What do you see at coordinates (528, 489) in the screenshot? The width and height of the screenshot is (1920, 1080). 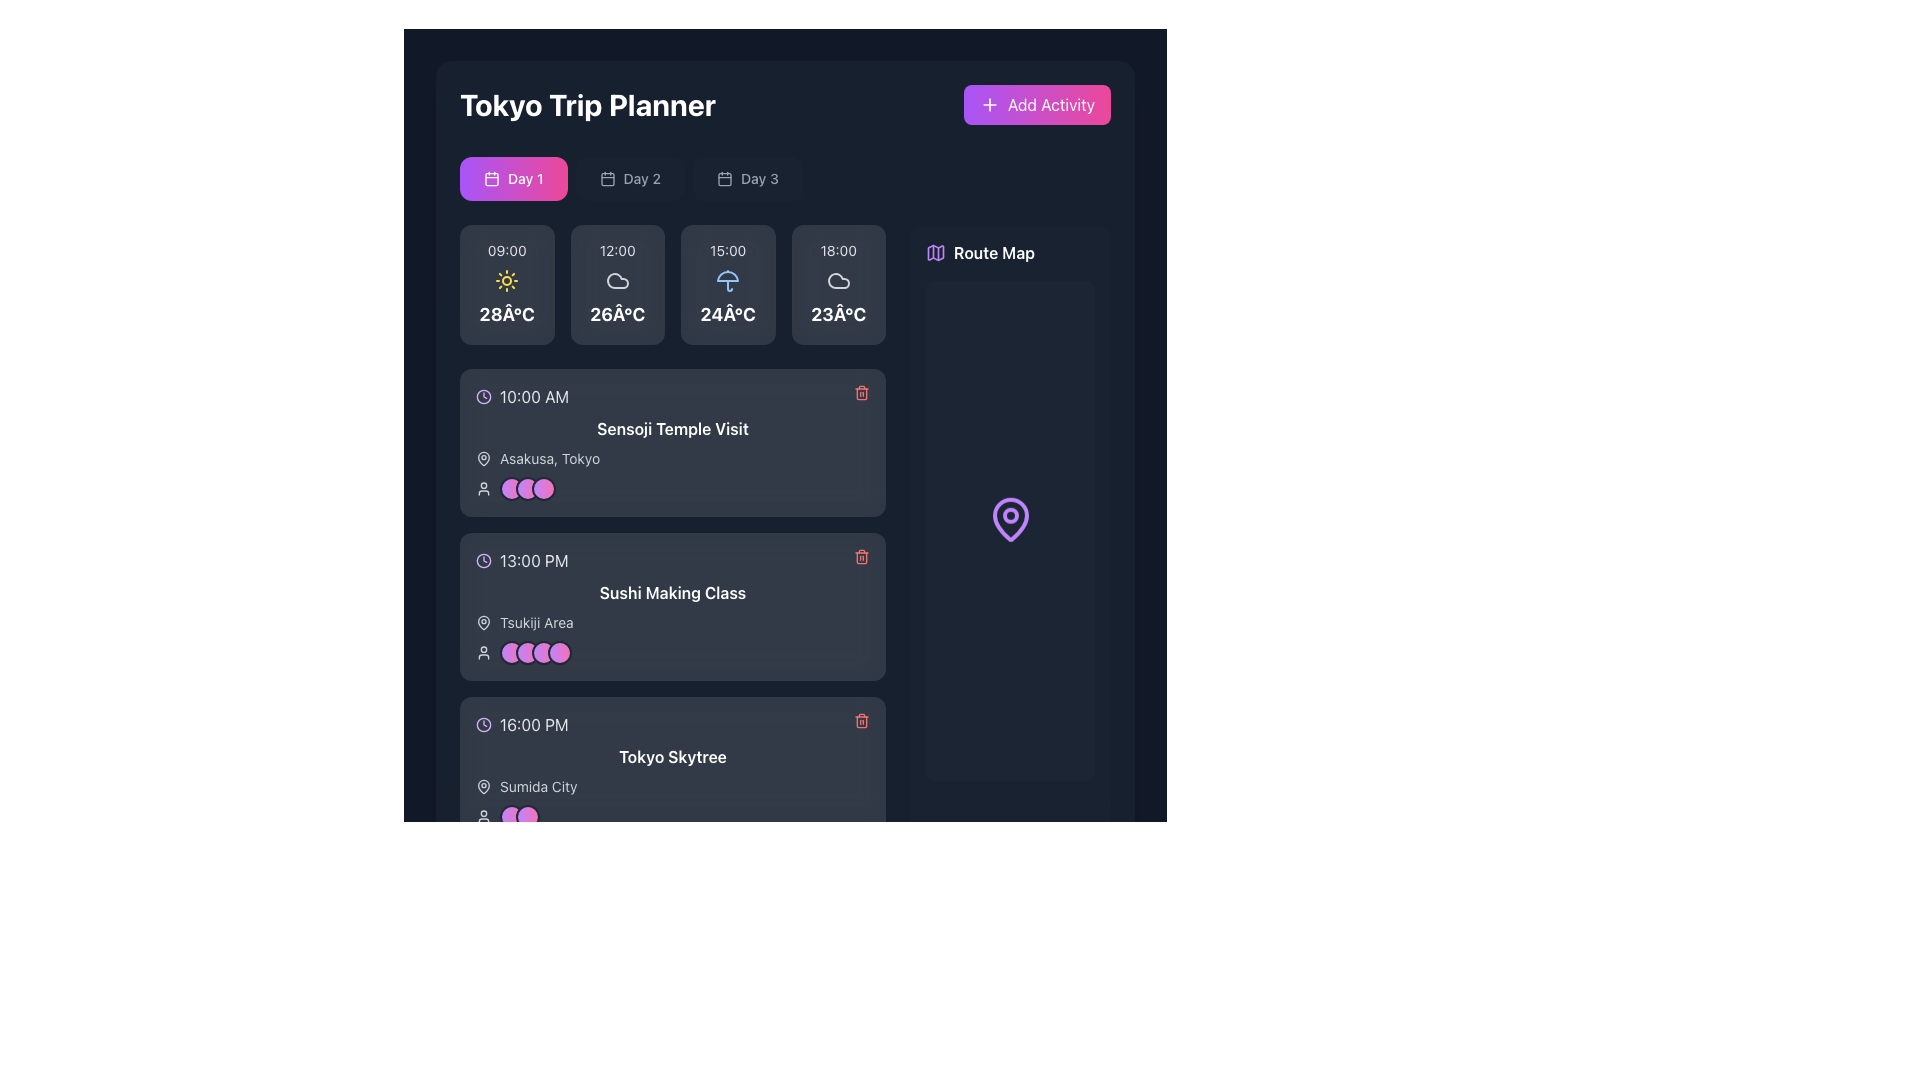 I see `the second circular avatar with a gradient background from purple to pink, located within the activity card titled 'Sensoji Temple Visit' for 10:00 AM` at bounding box center [528, 489].